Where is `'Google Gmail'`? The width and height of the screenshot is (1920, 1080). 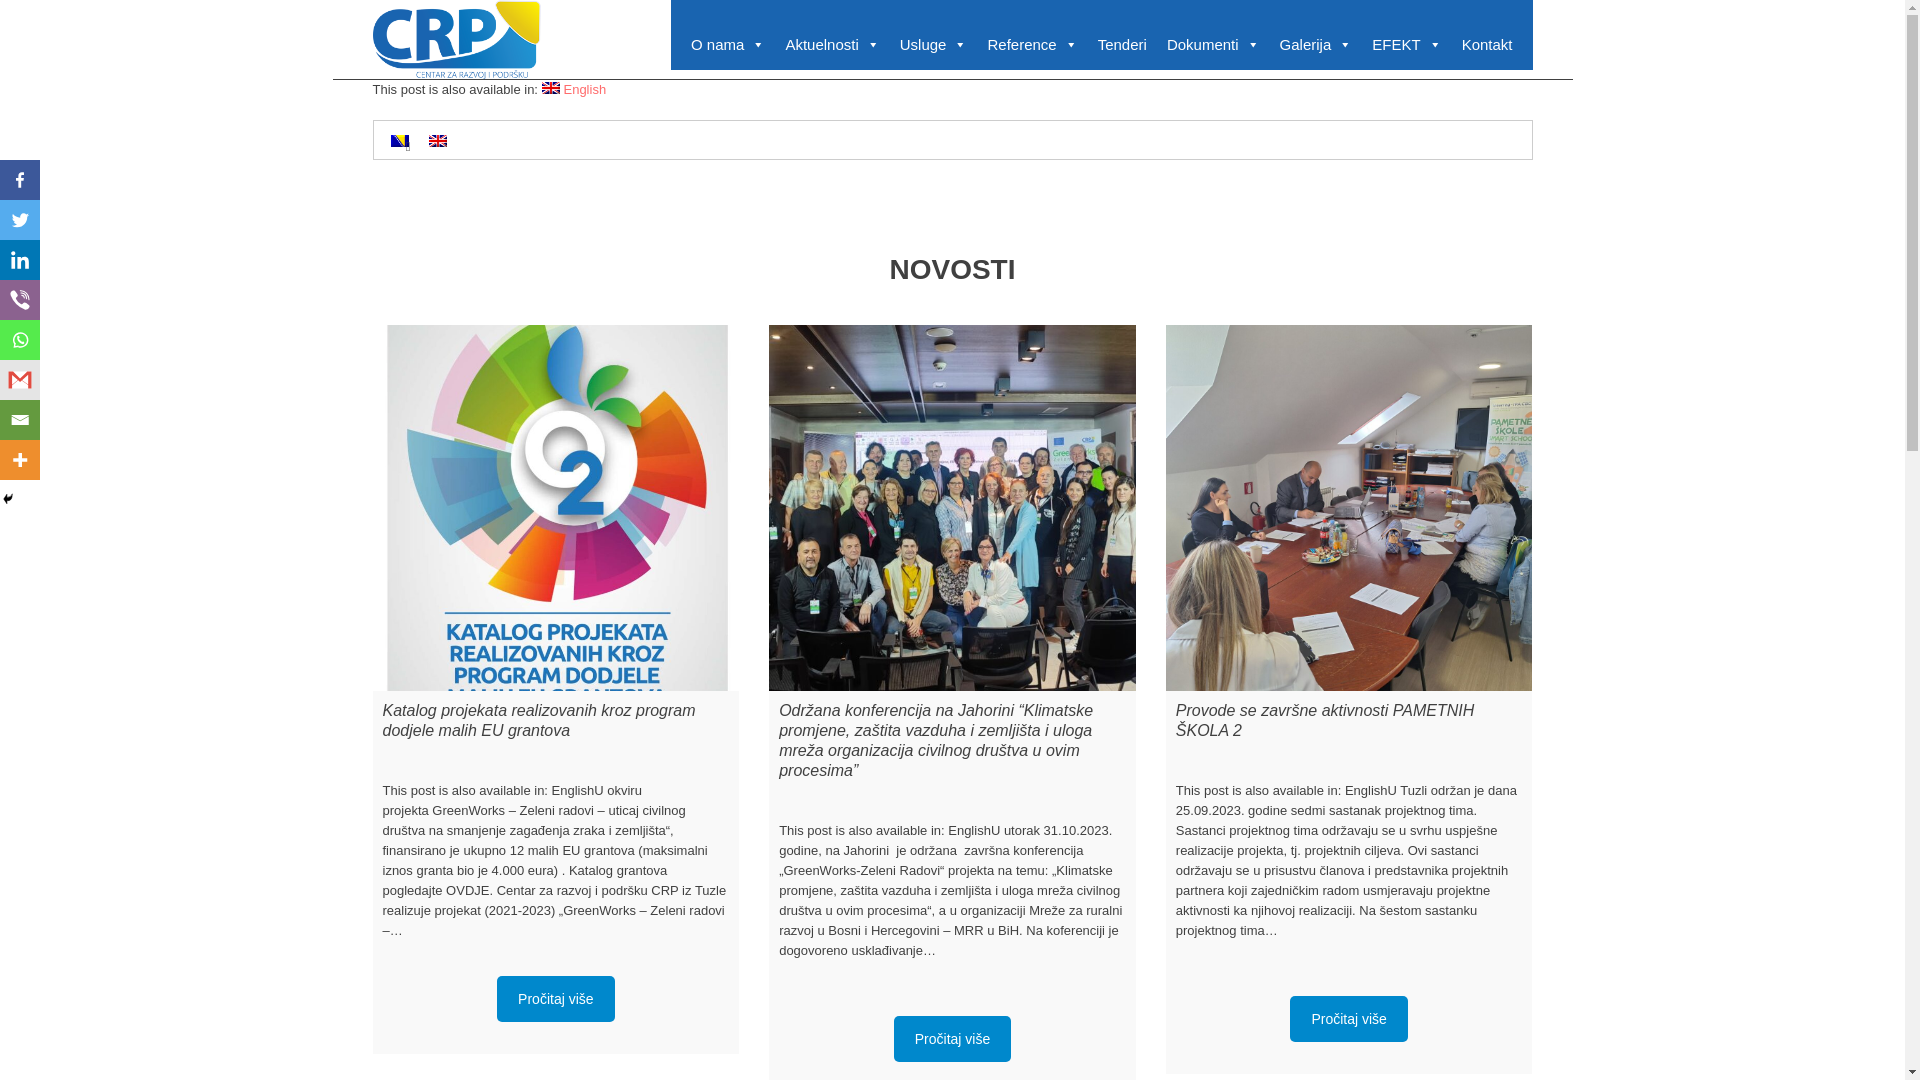 'Google Gmail' is located at coordinates (19, 380).